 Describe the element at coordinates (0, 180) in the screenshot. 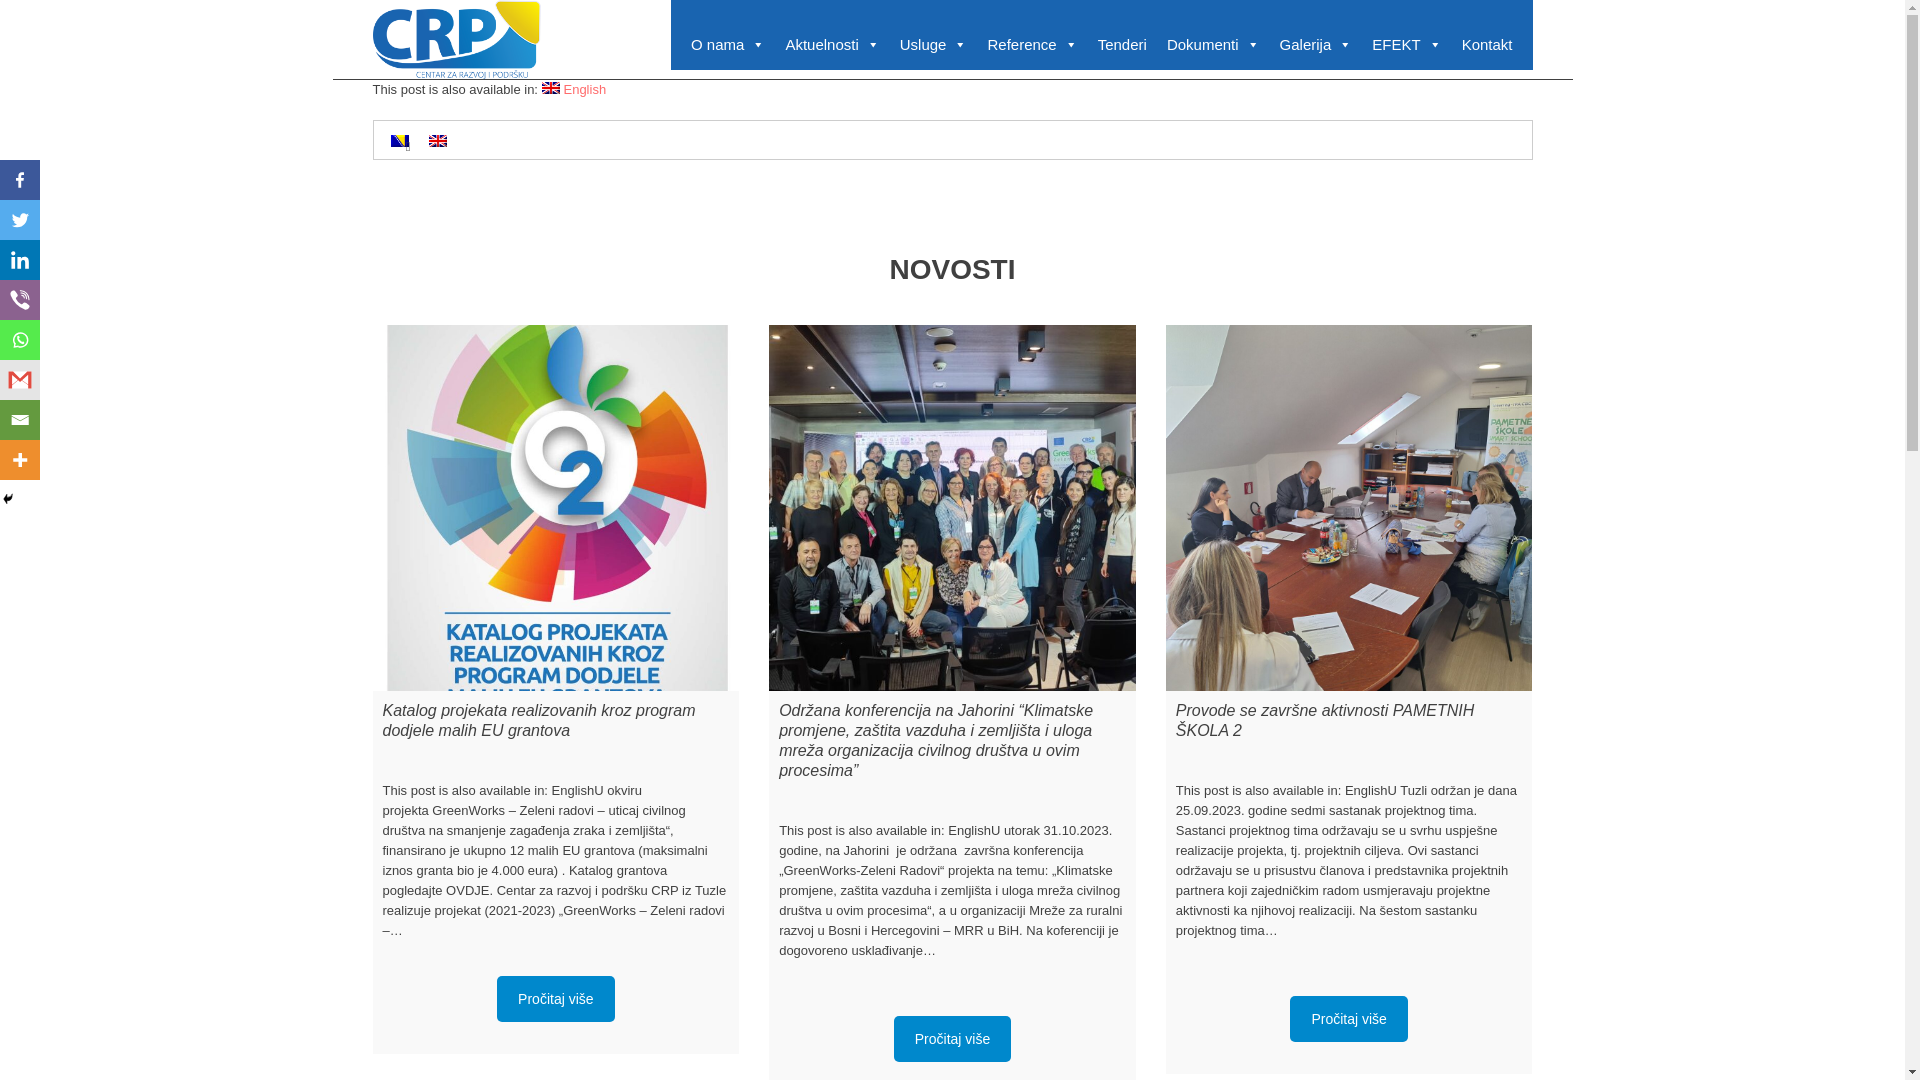

I see `'Facebook'` at that location.